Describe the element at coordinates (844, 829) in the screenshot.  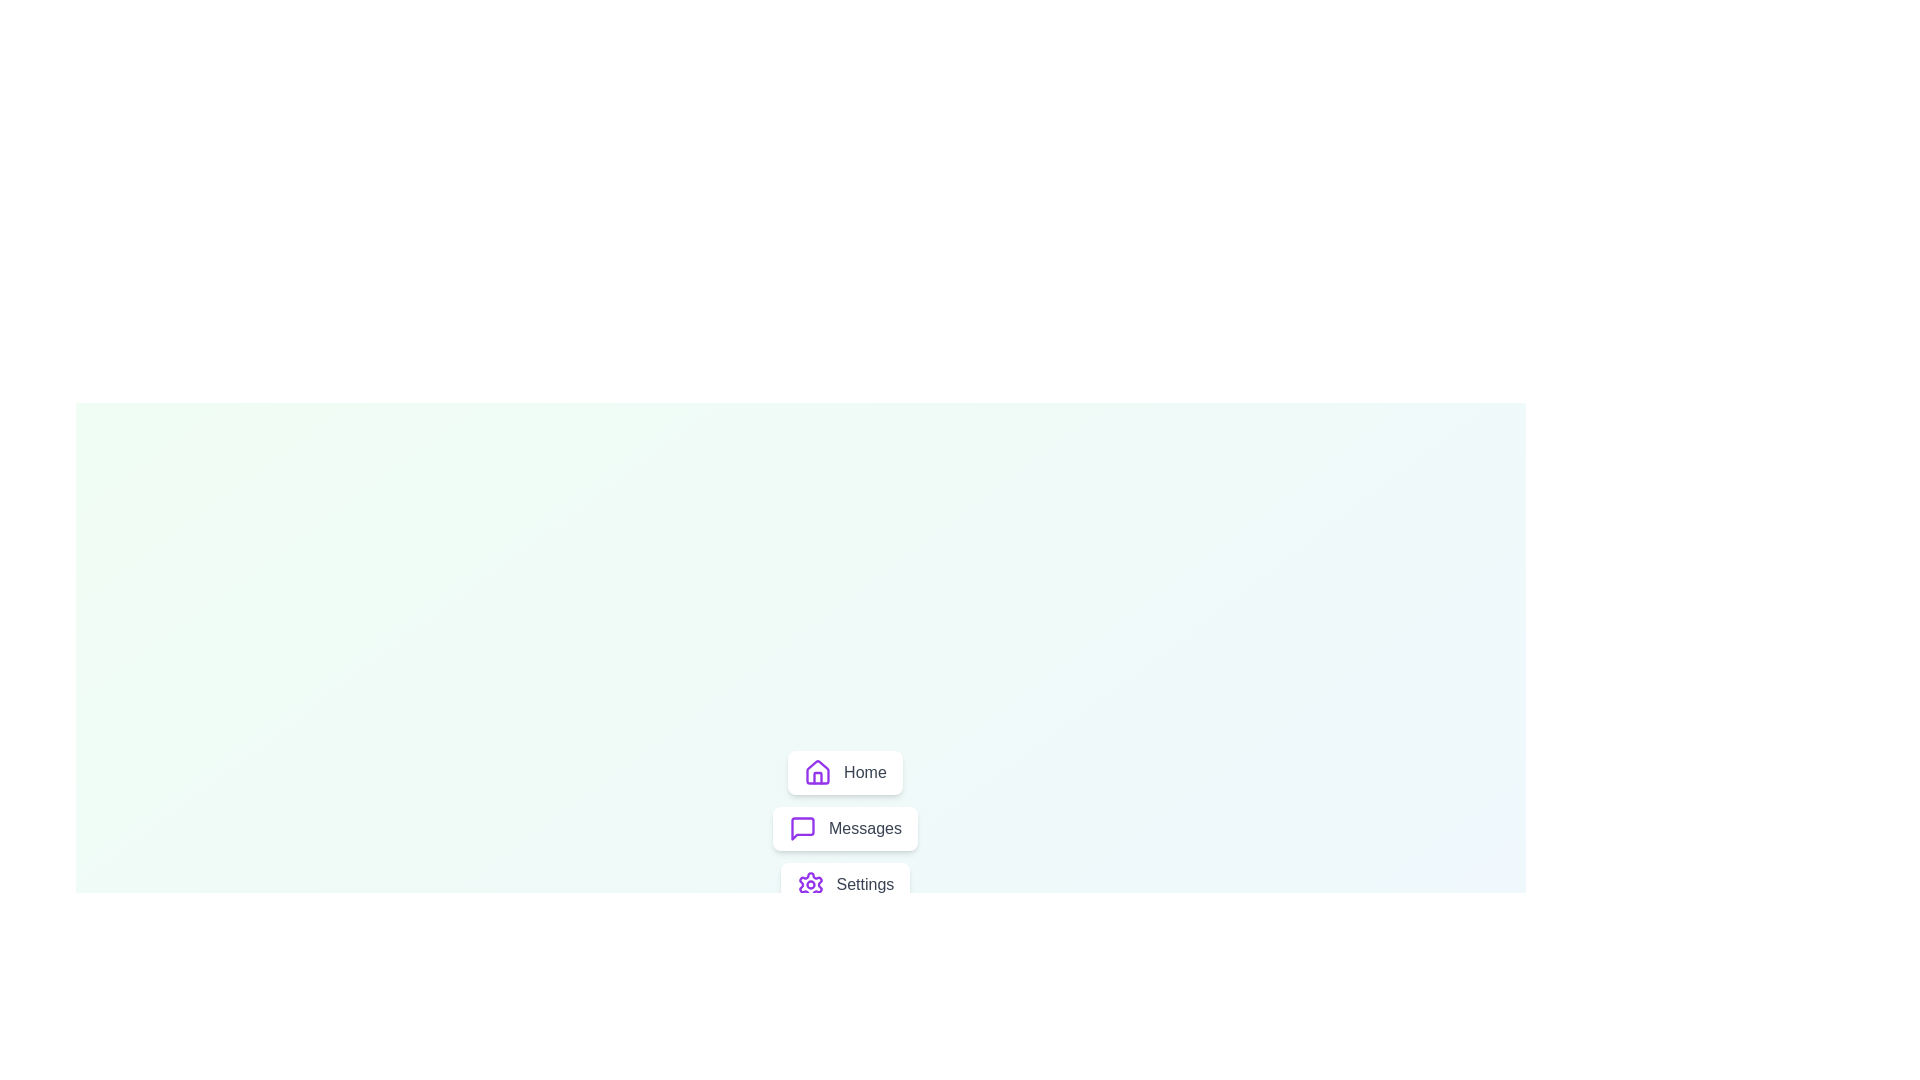
I see `the menu item labeled Messages to view its tooltip` at that location.